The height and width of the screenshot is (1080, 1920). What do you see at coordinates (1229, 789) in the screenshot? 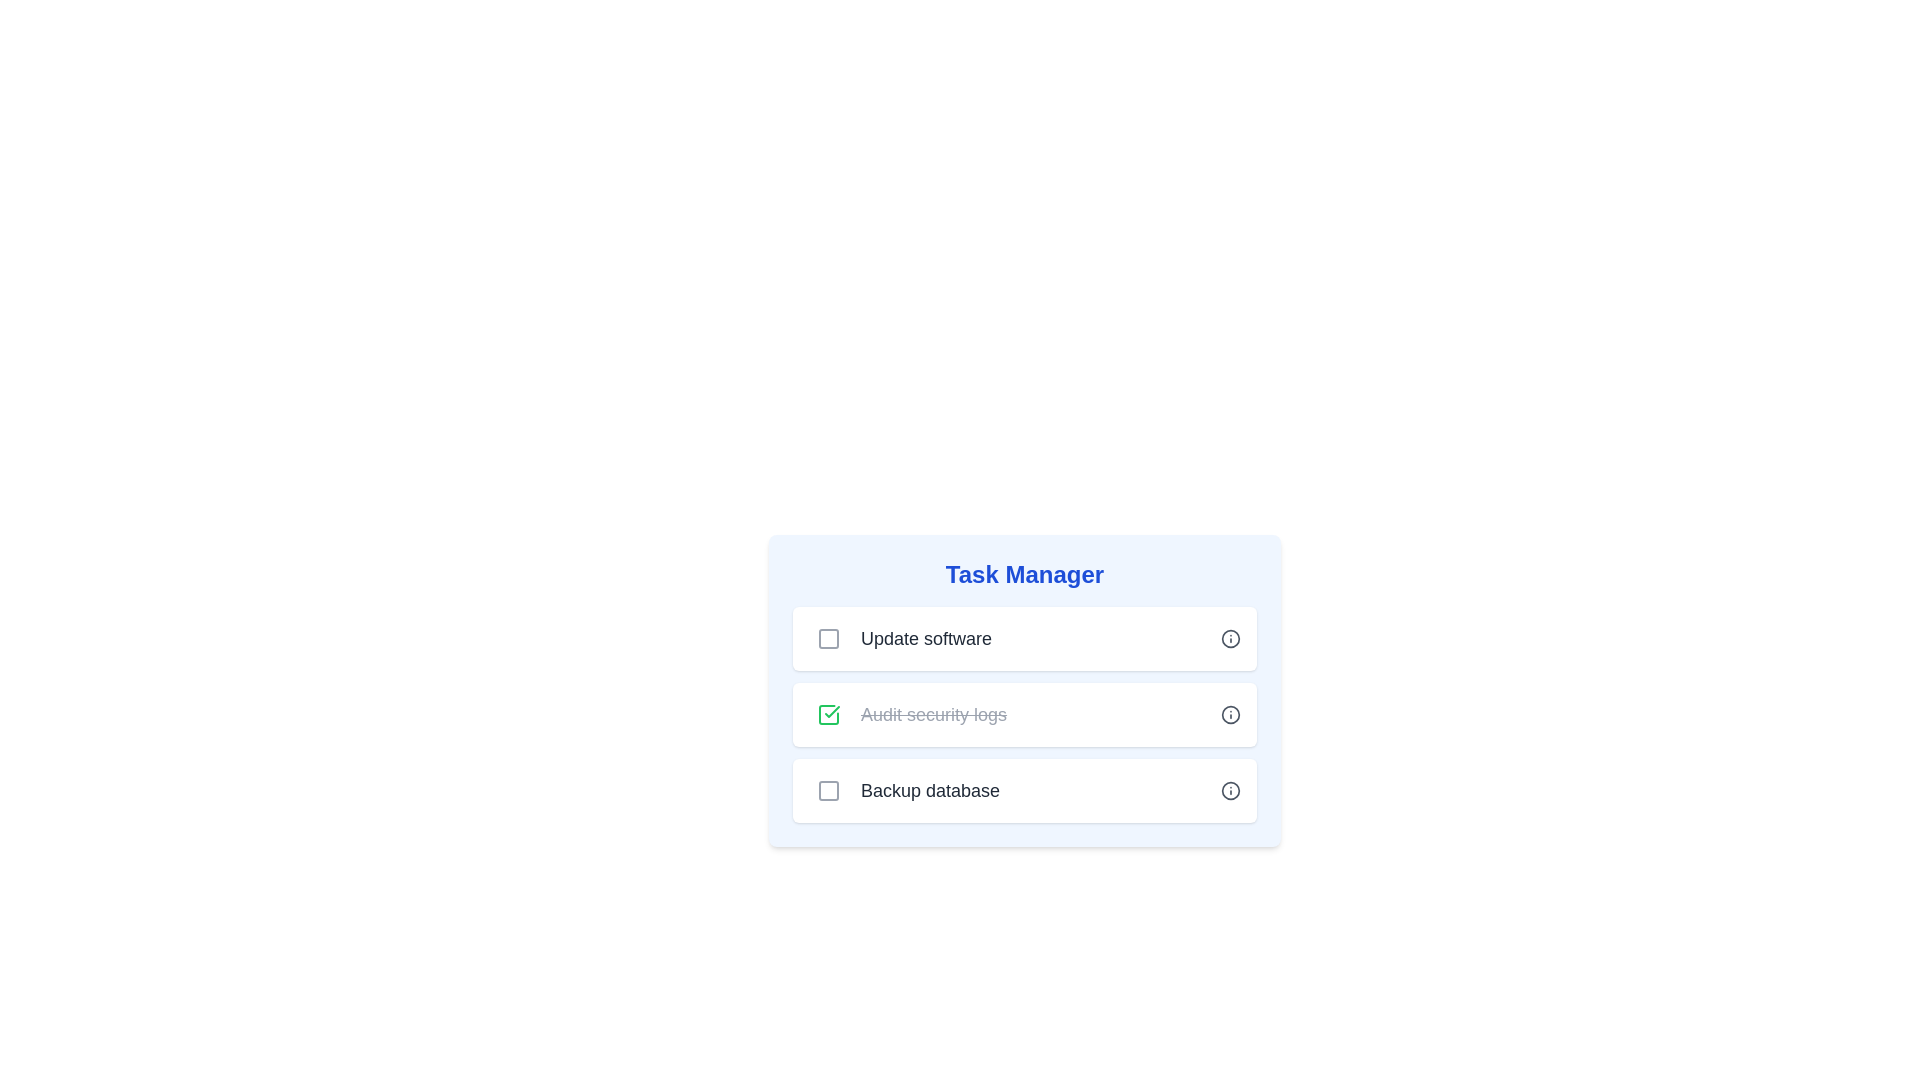
I see `the information icon button on the right side of the 'Backup database' row` at bounding box center [1229, 789].